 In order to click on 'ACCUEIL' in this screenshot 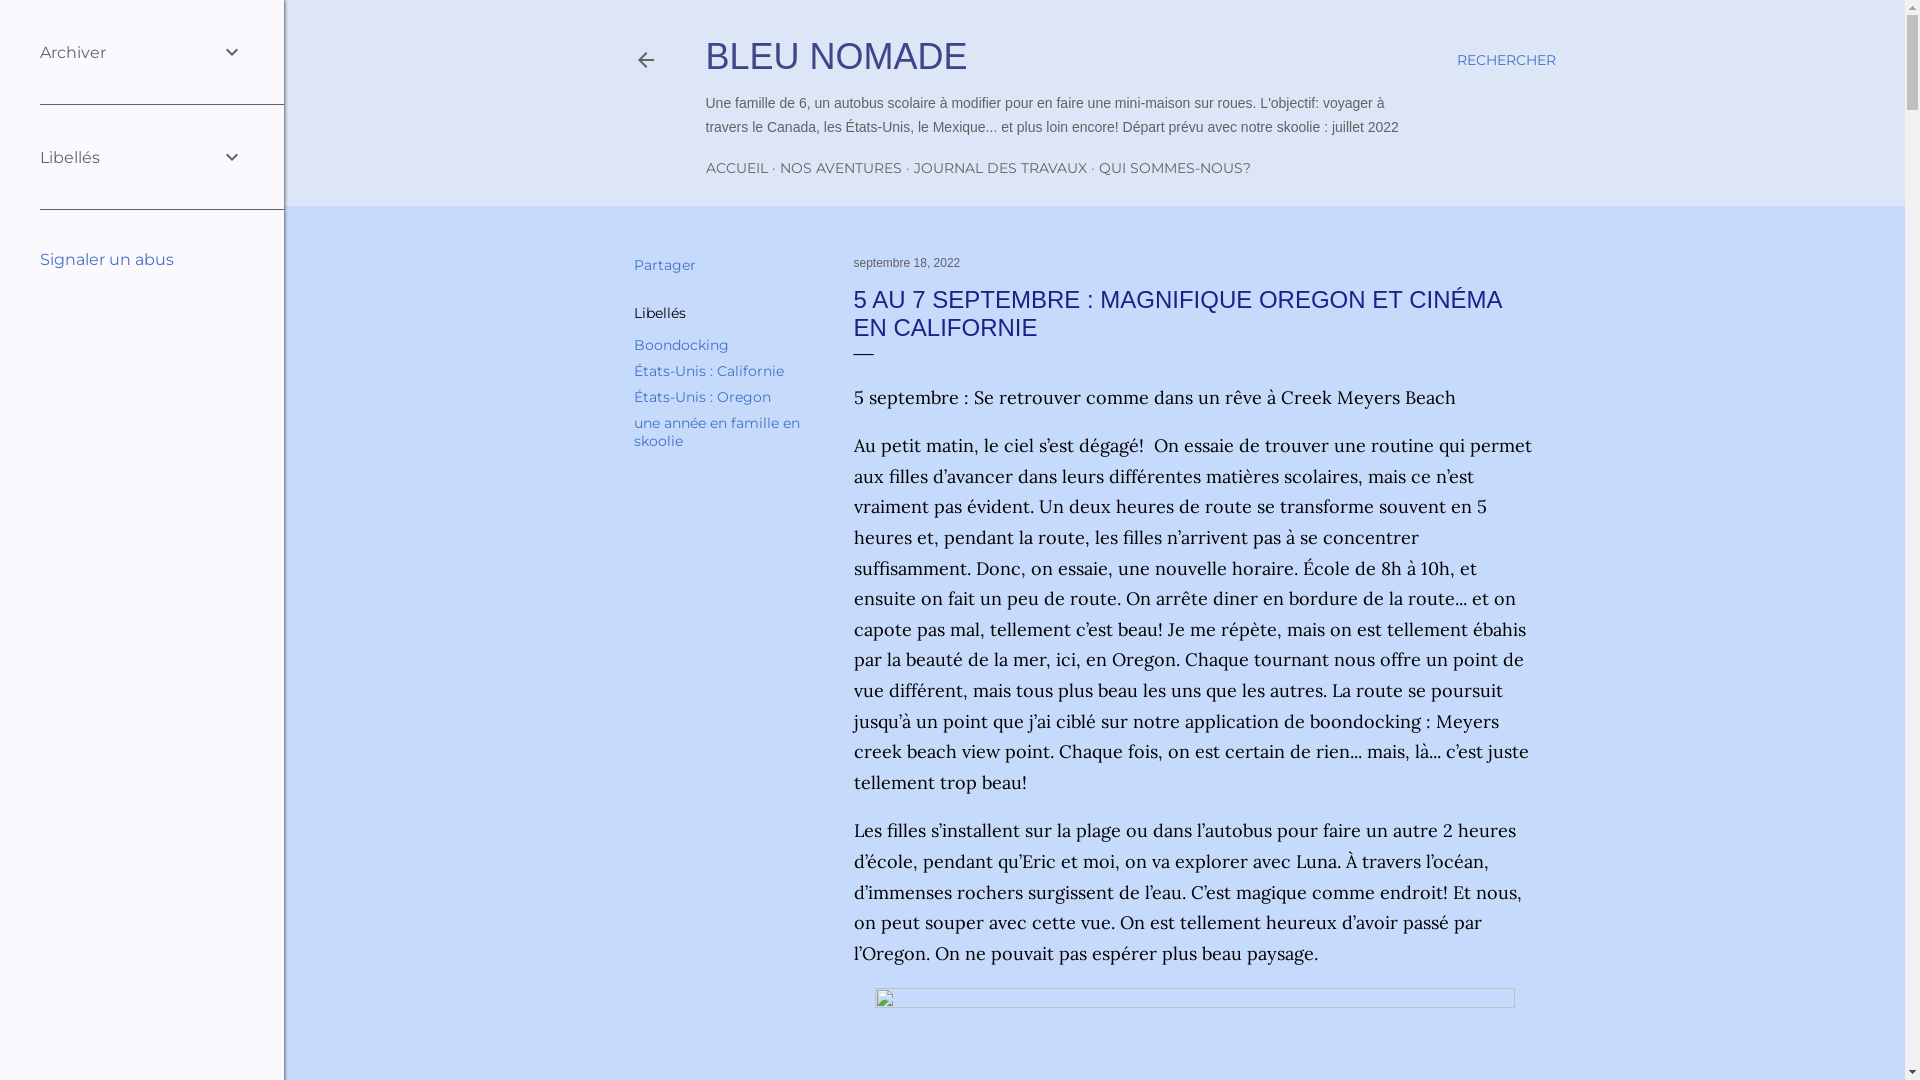, I will do `click(705, 167)`.